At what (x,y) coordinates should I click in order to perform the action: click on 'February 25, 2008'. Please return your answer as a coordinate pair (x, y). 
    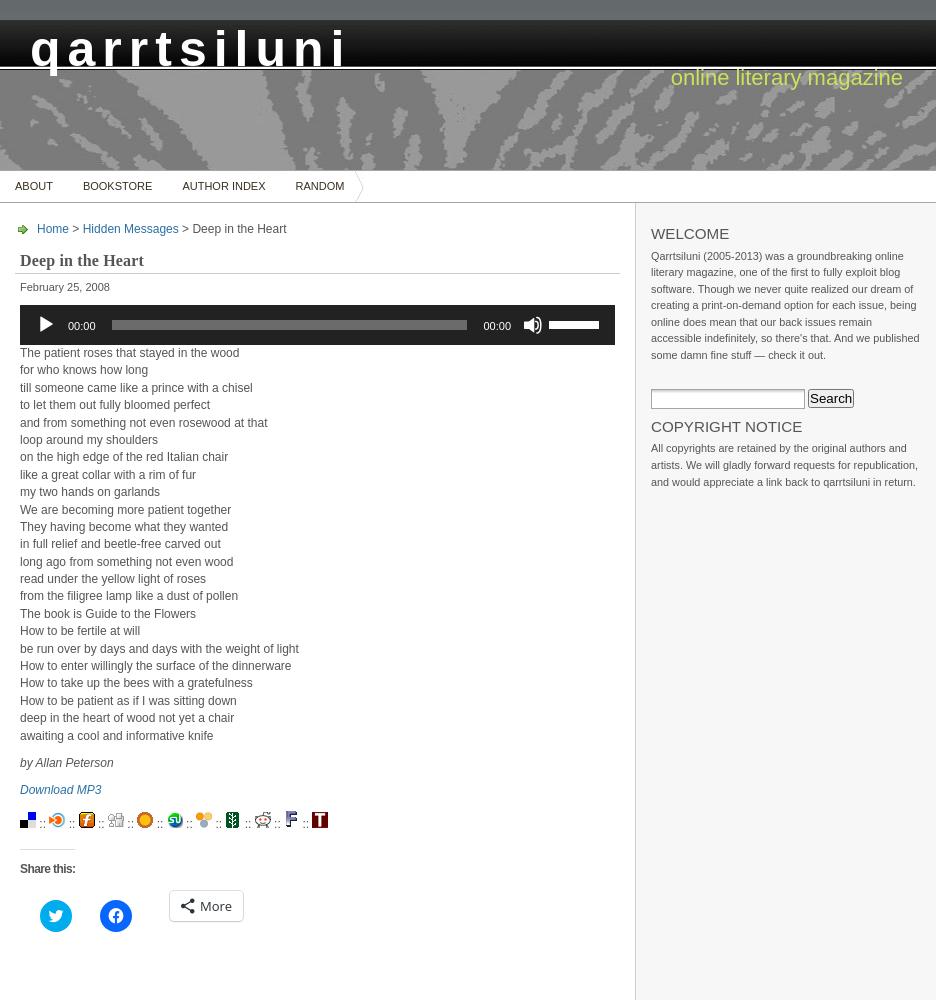
    Looking at the image, I should click on (64, 287).